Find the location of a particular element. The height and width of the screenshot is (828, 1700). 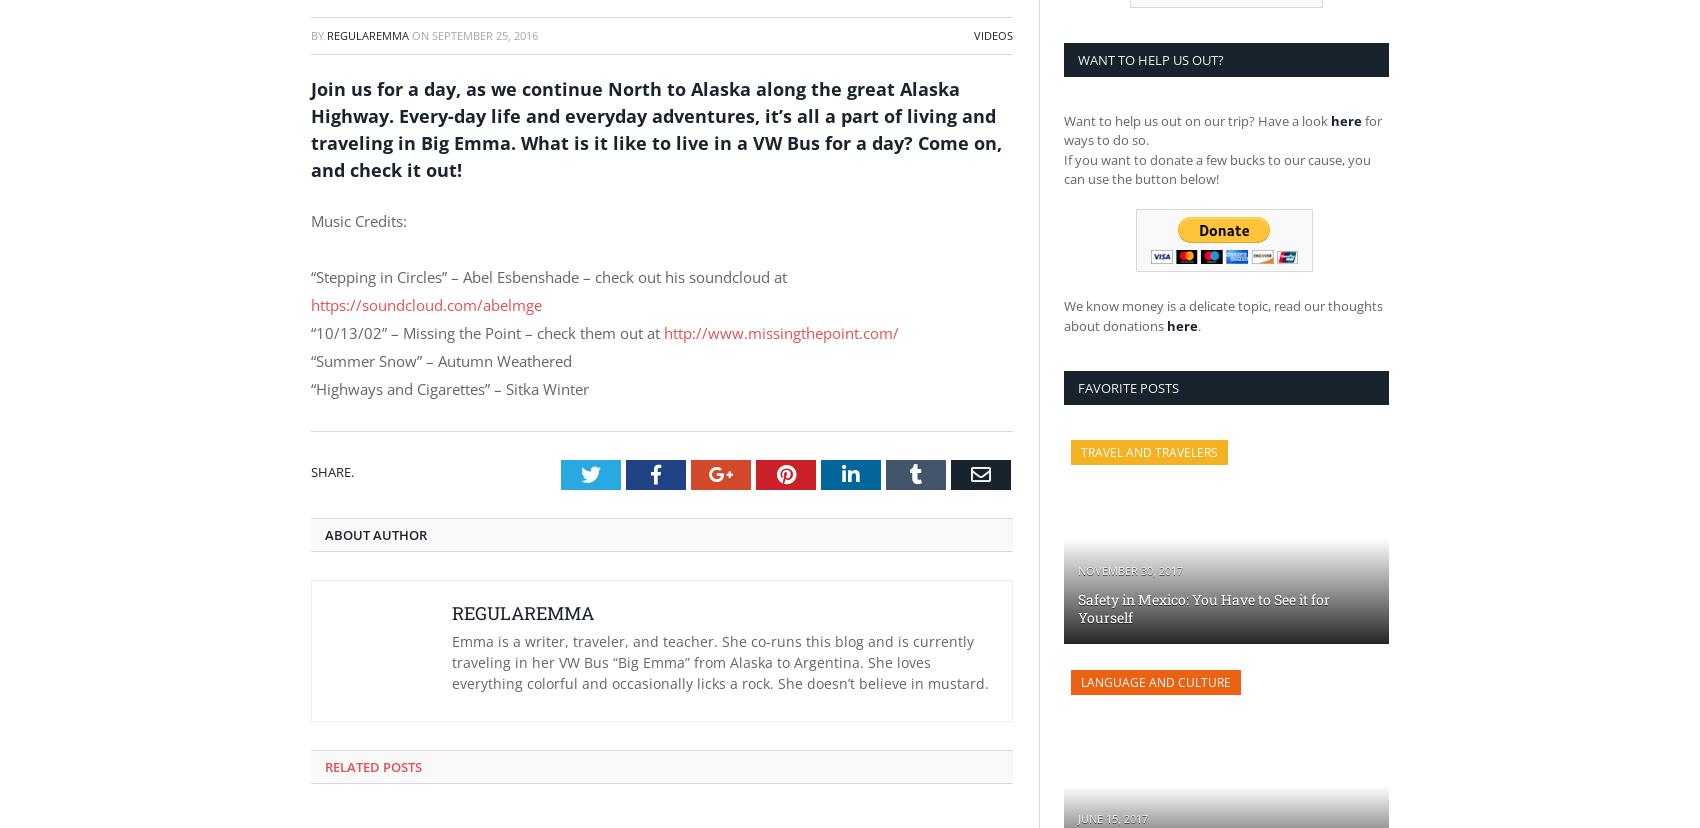

'Want to Help us Out?' is located at coordinates (1151, 58).